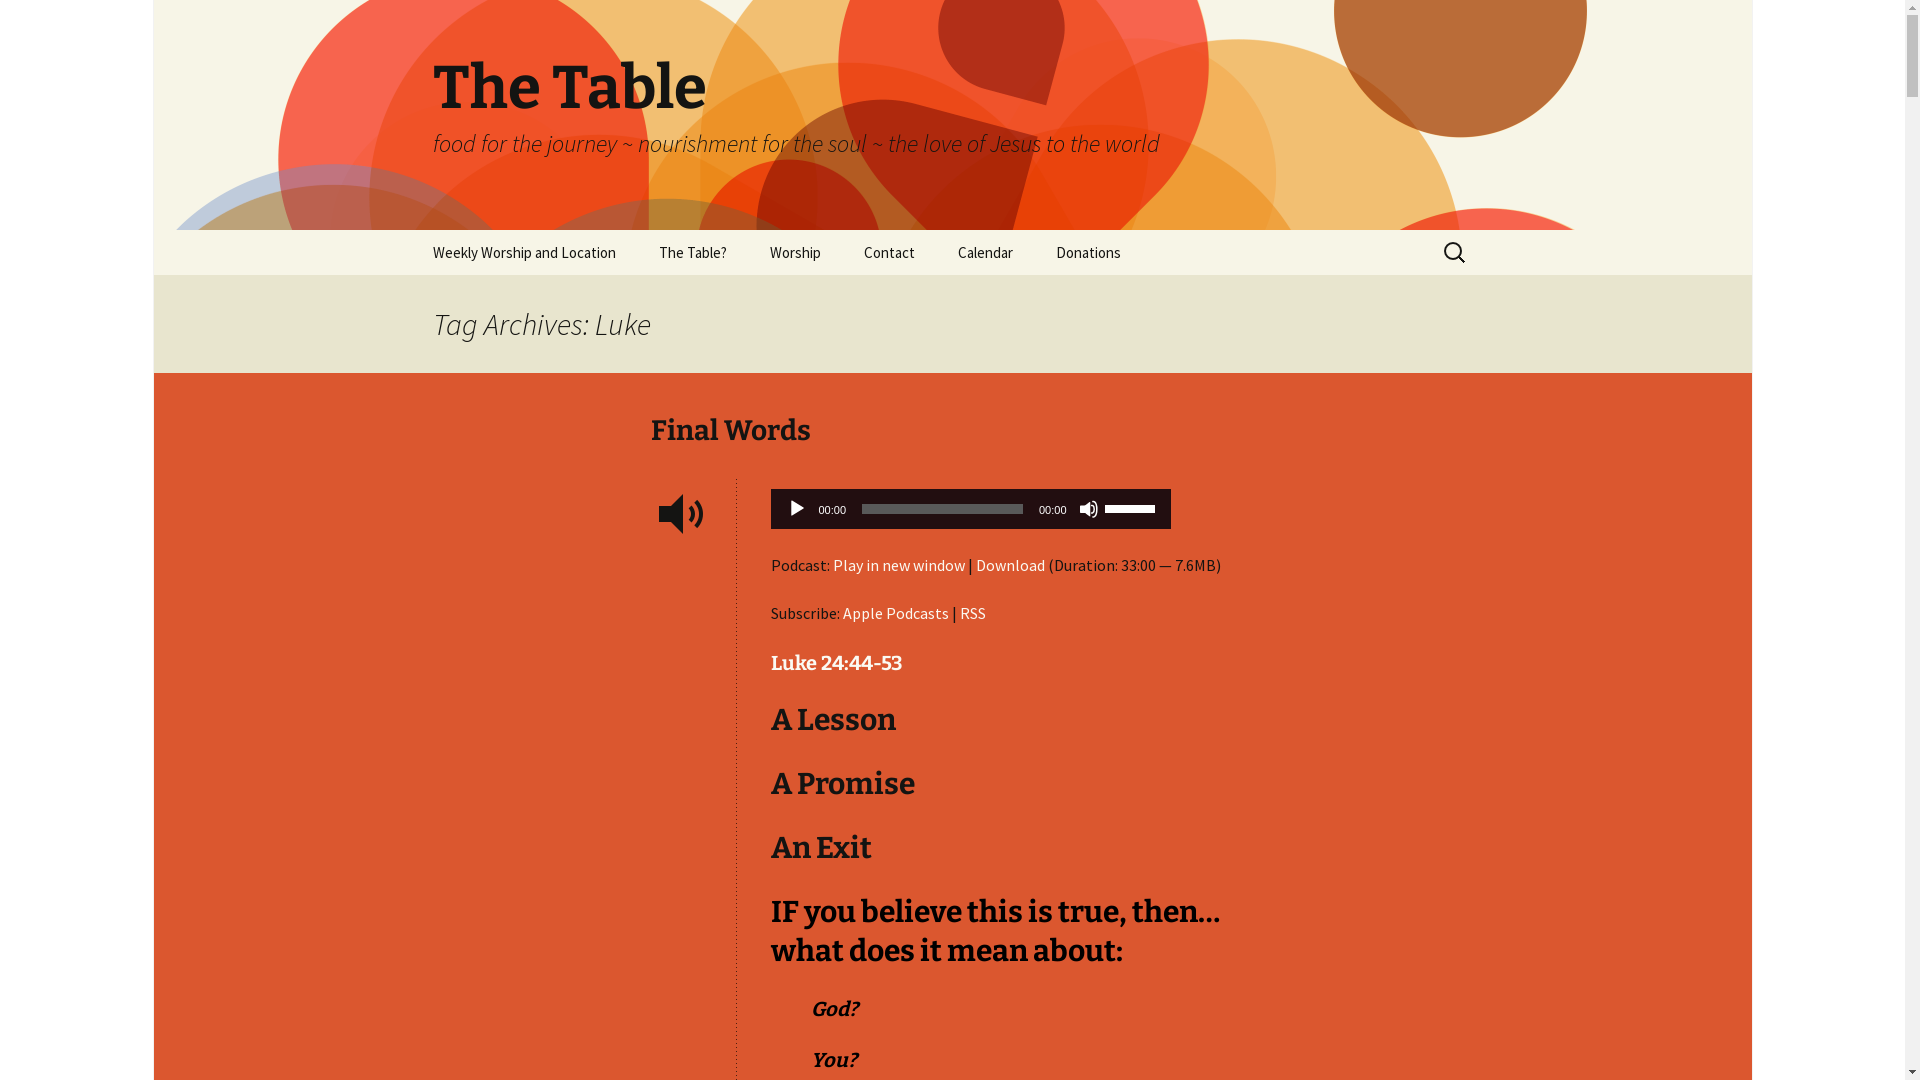  I want to click on 'Use Up/Down Arrow keys to increase or decrease volume.', so click(1132, 505).